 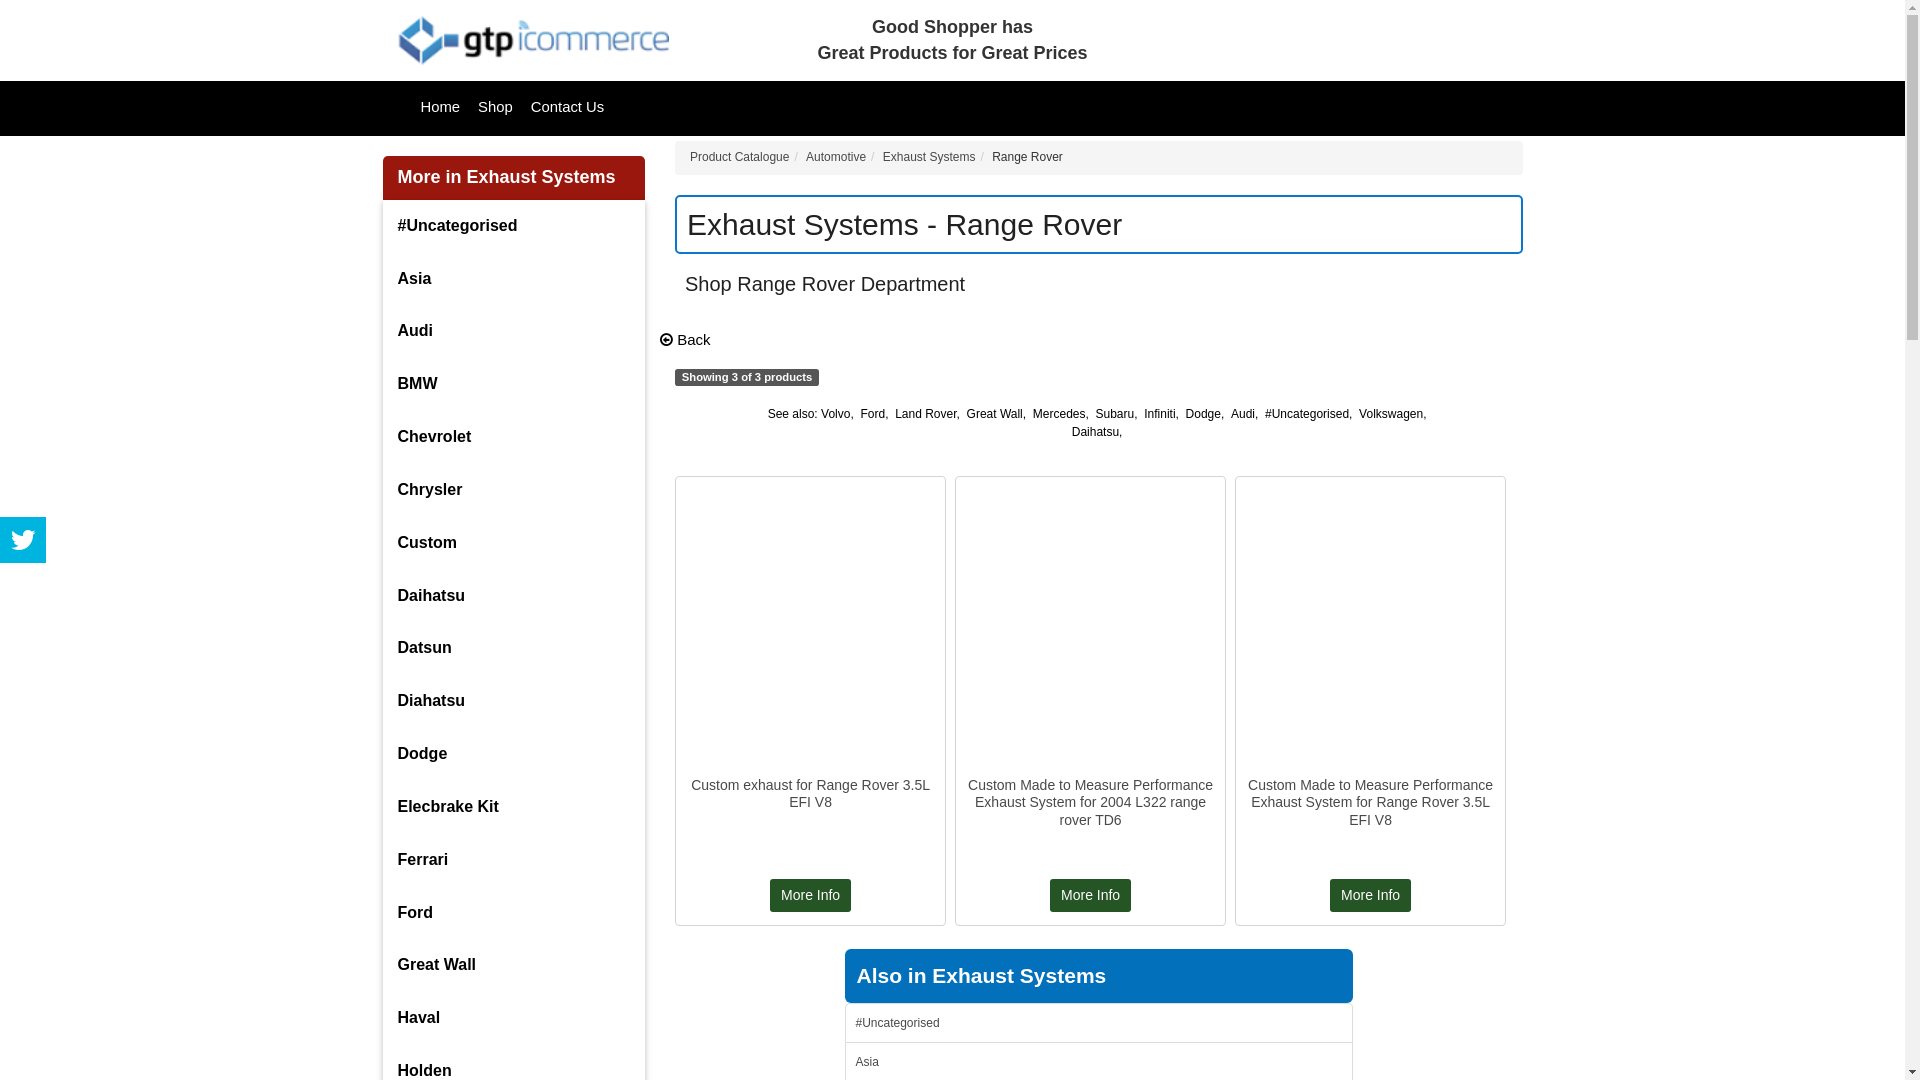 I want to click on 'Infiniti', so click(x=1159, y=412).